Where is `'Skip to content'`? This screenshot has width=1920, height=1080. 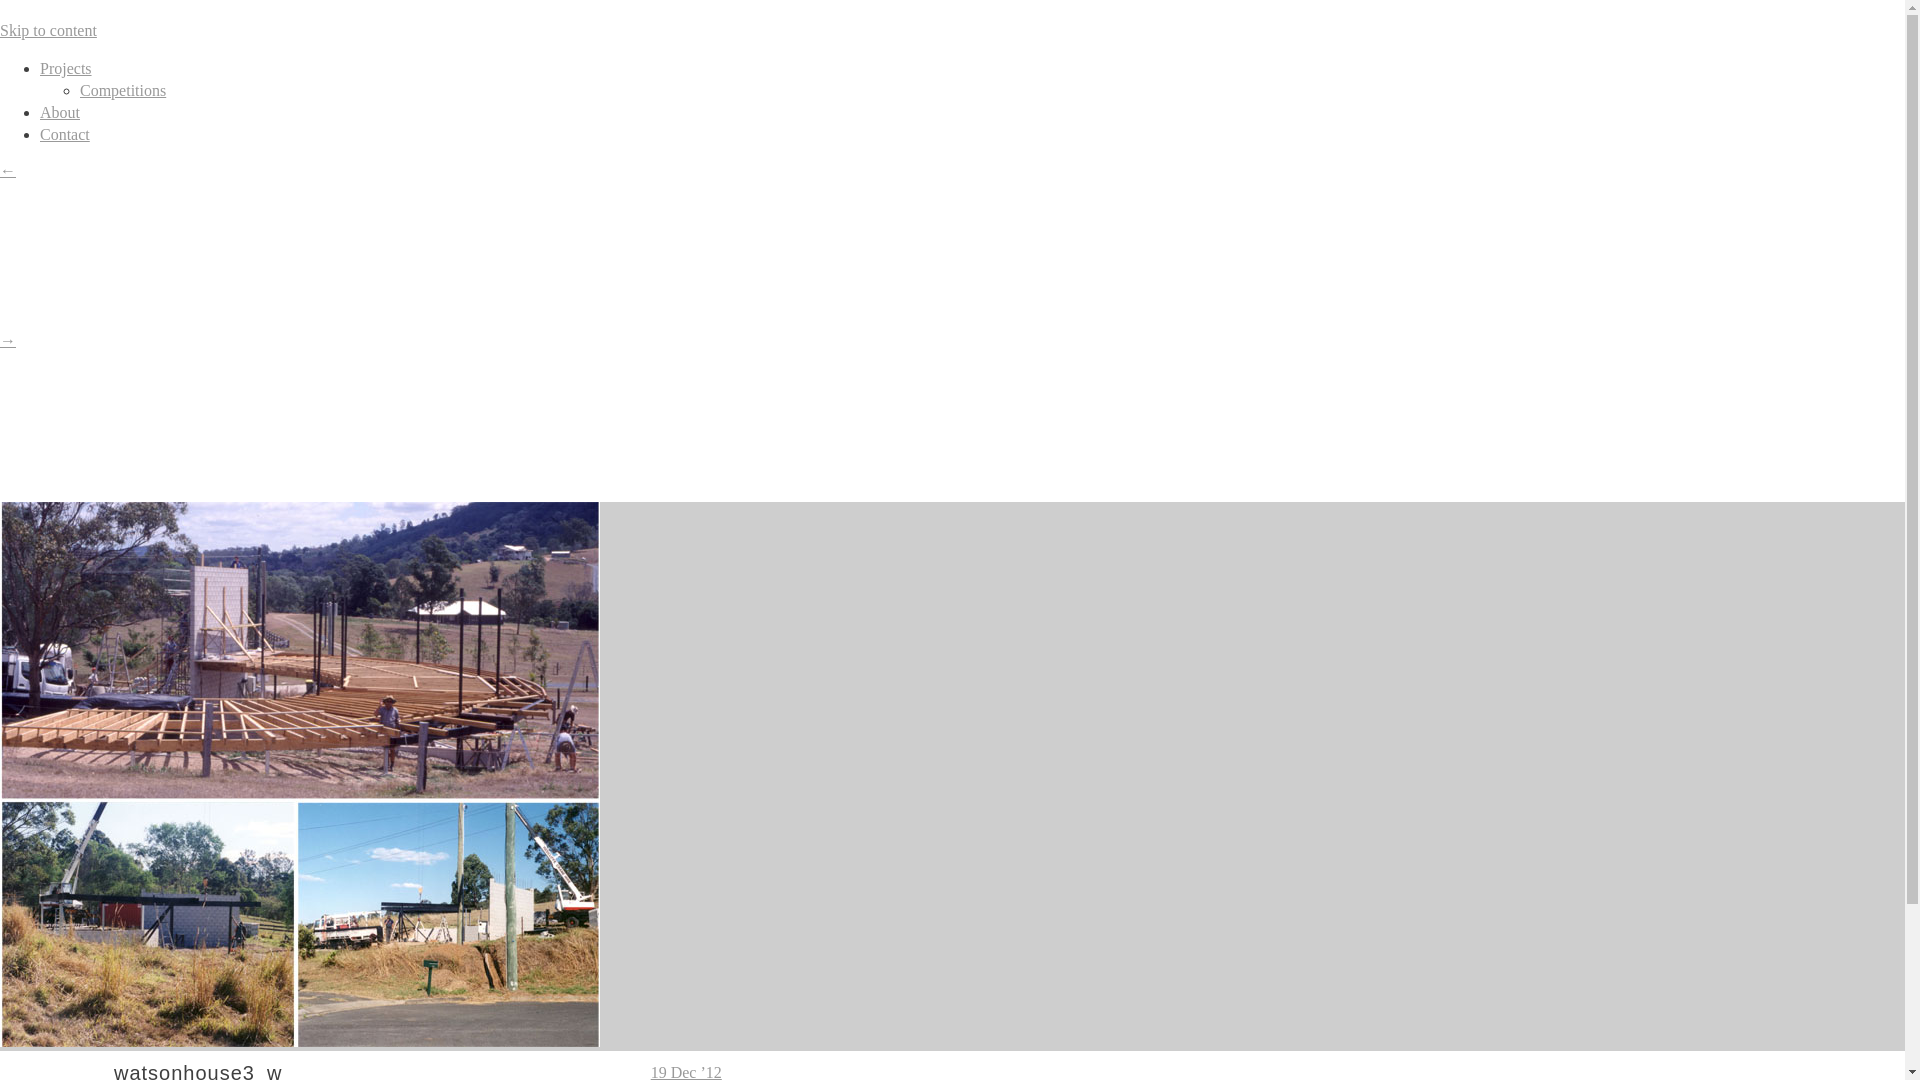 'Skip to content' is located at coordinates (48, 30).